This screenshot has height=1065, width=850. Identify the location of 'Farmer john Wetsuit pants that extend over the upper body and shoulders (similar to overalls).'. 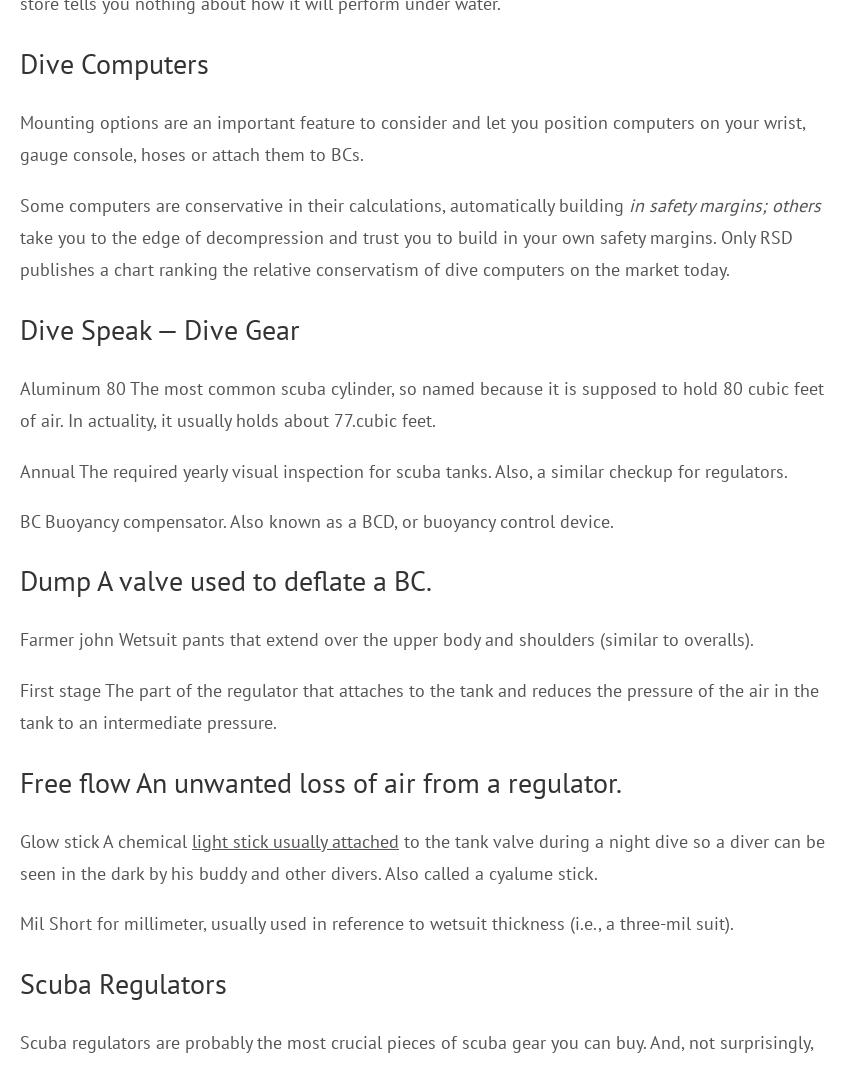
(18, 639).